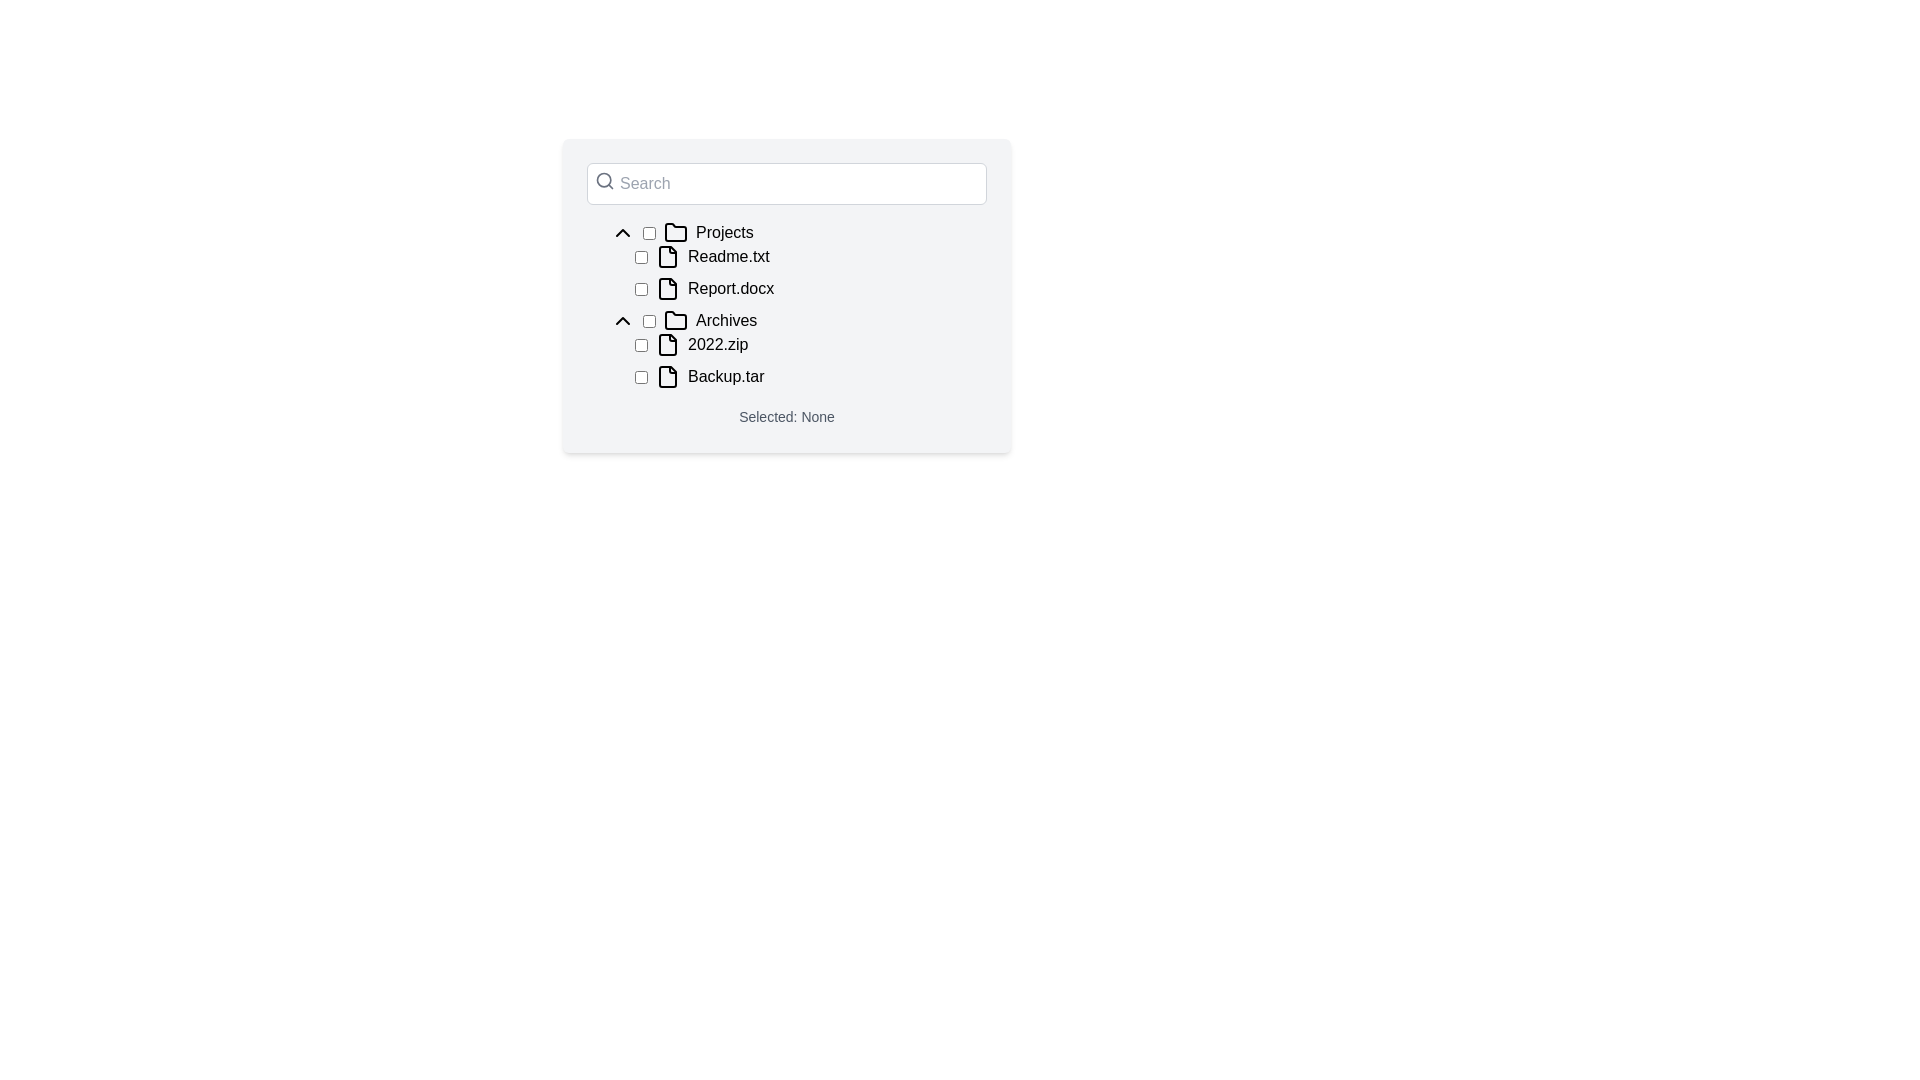 This screenshot has height=1080, width=1920. Describe the element at coordinates (649, 319) in the screenshot. I see `the checkbox located to the left of the 'Archives' label` at that location.